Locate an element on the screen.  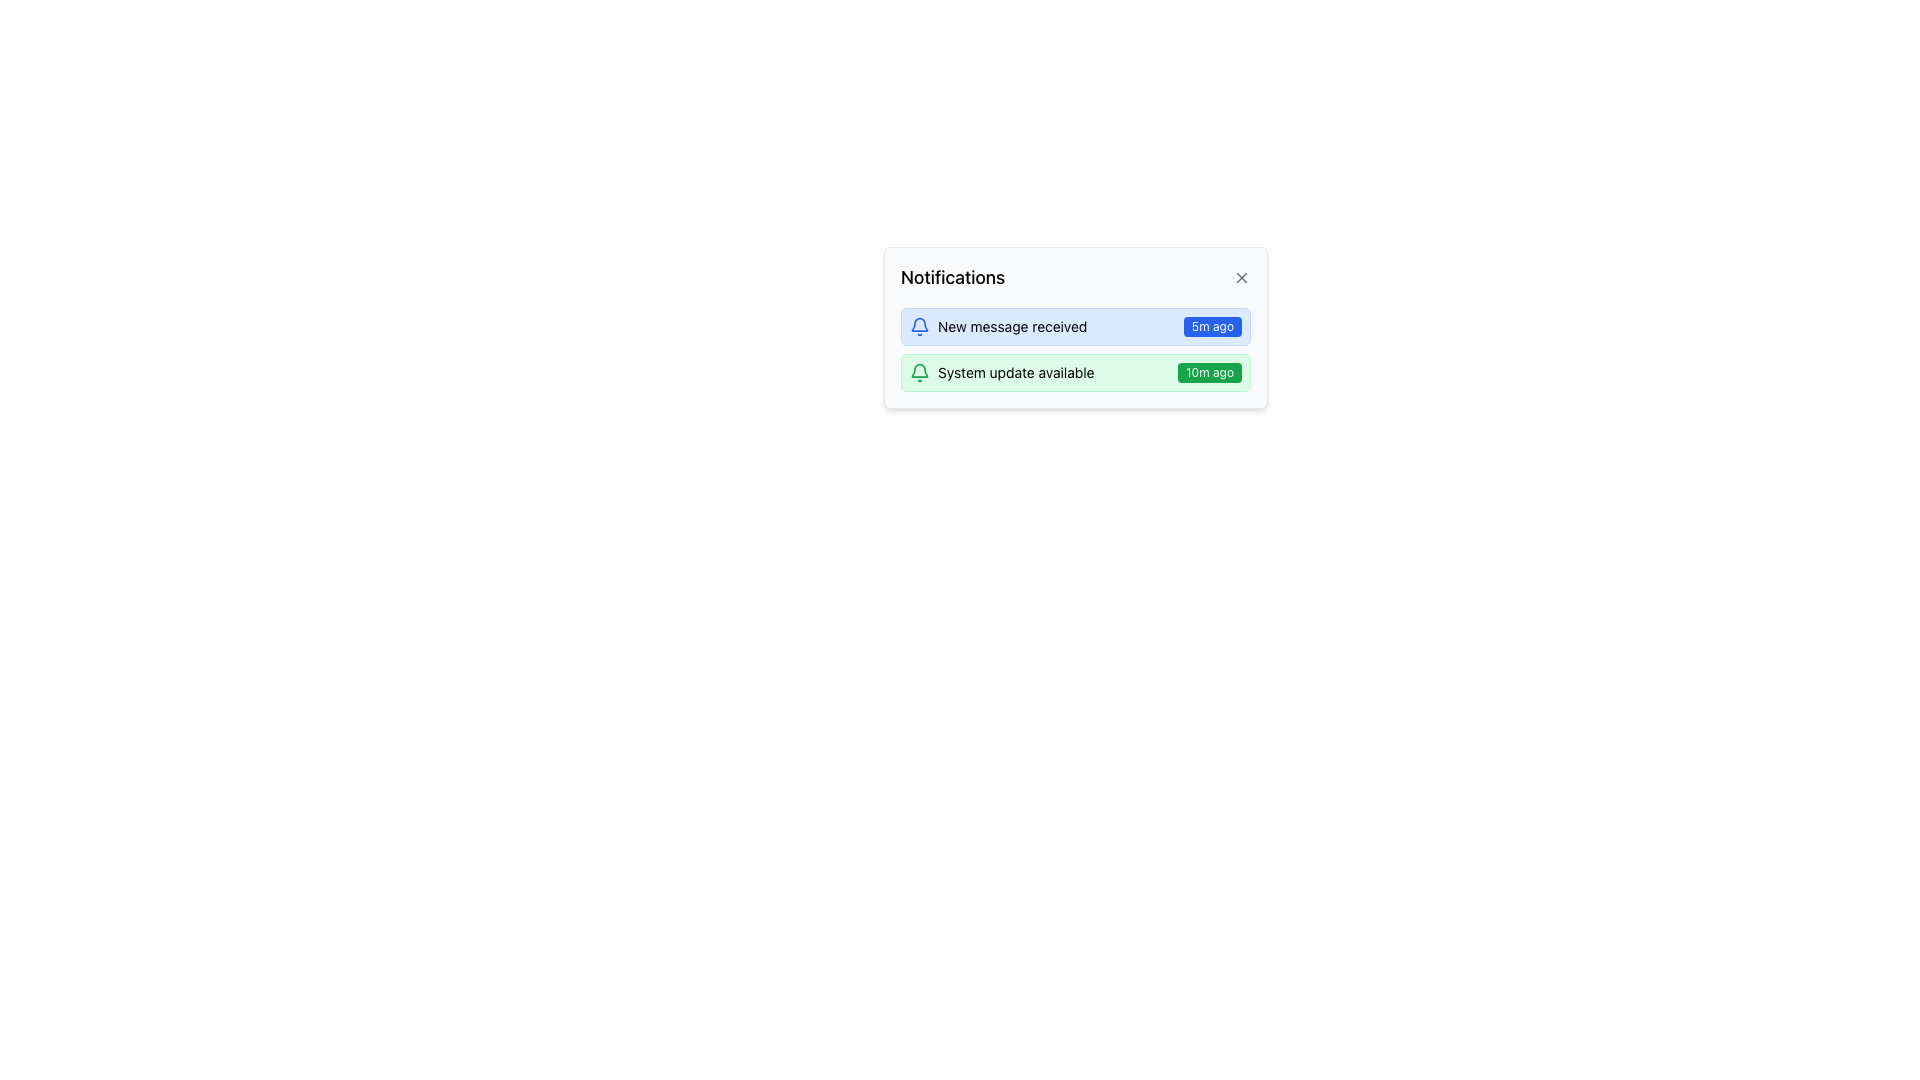
the top notification entry that displays a message received, indicated by a bell icon, positioned above the 'System update available' notification is located at coordinates (1074, 326).